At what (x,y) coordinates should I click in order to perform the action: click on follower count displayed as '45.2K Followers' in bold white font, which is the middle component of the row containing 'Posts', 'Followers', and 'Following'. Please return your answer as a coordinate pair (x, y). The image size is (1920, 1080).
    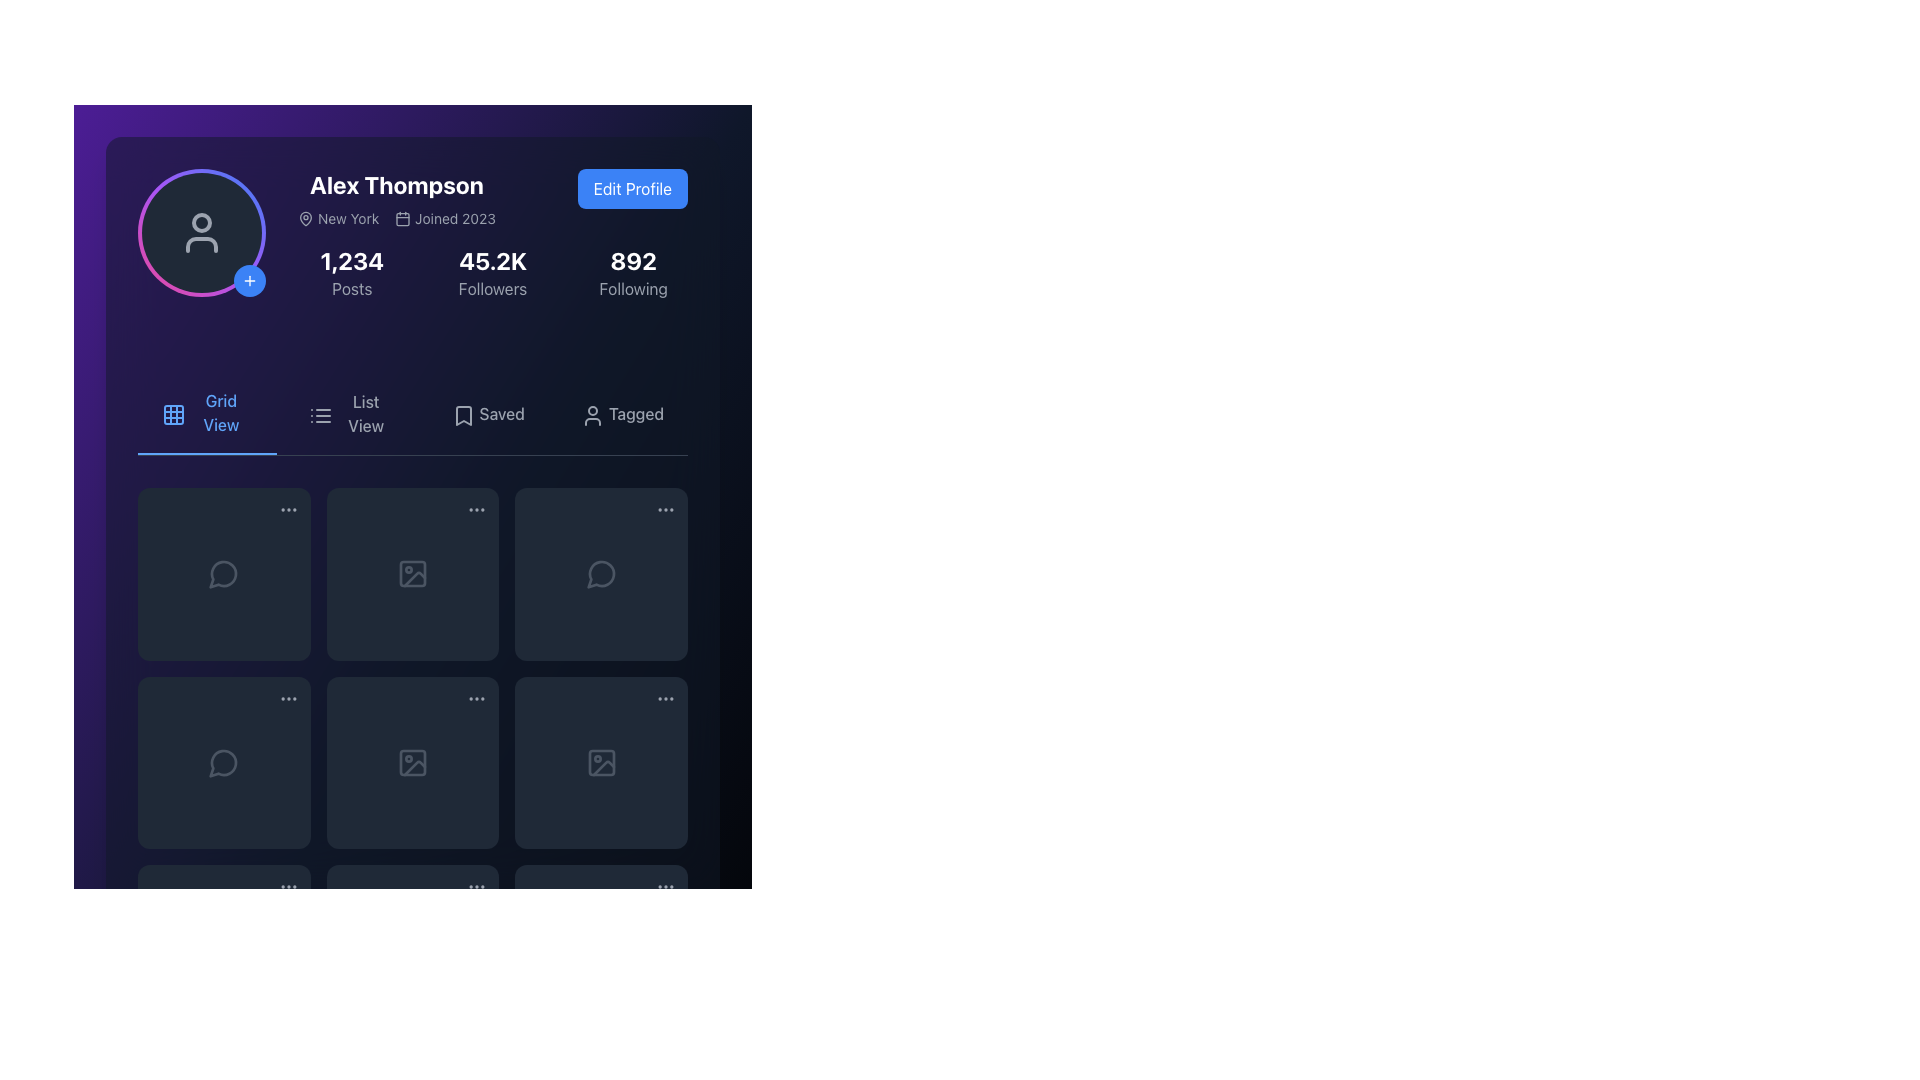
    Looking at the image, I should click on (493, 273).